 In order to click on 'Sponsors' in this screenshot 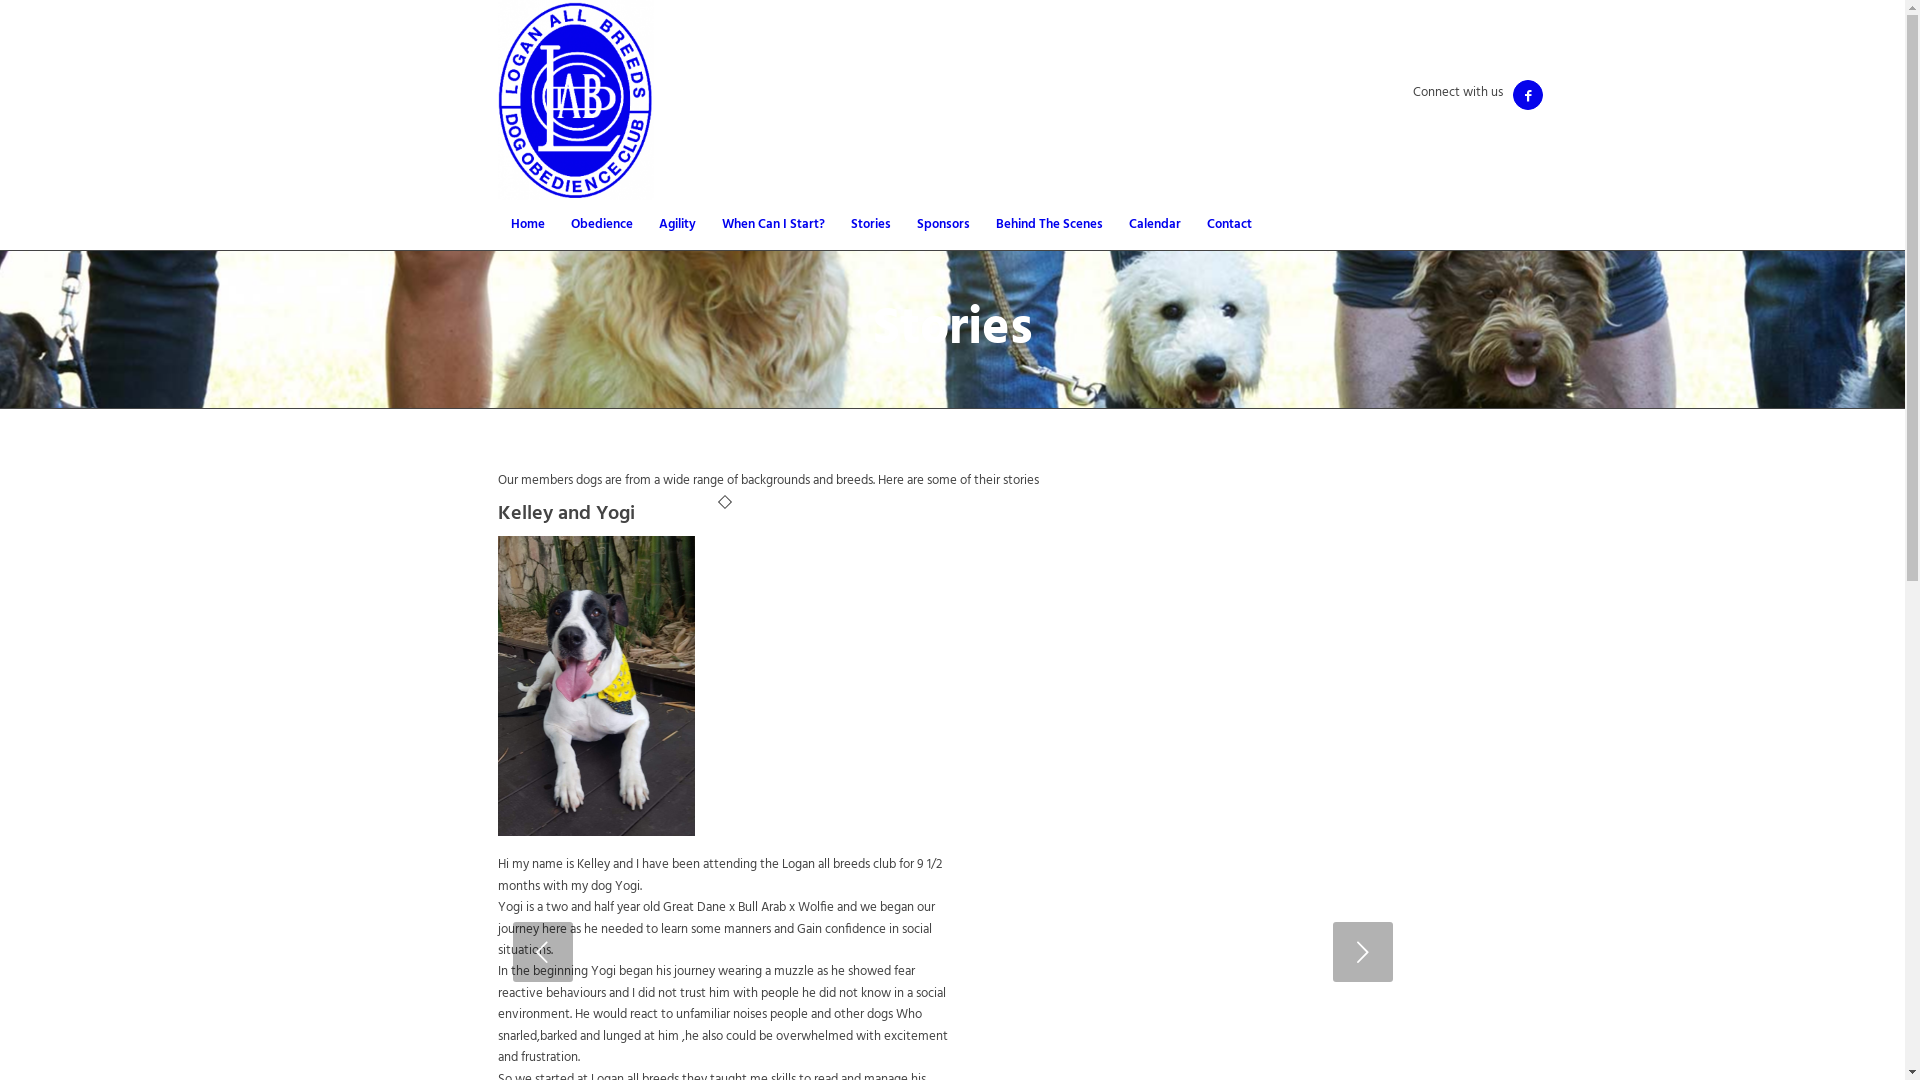, I will do `click(942, 224)`.